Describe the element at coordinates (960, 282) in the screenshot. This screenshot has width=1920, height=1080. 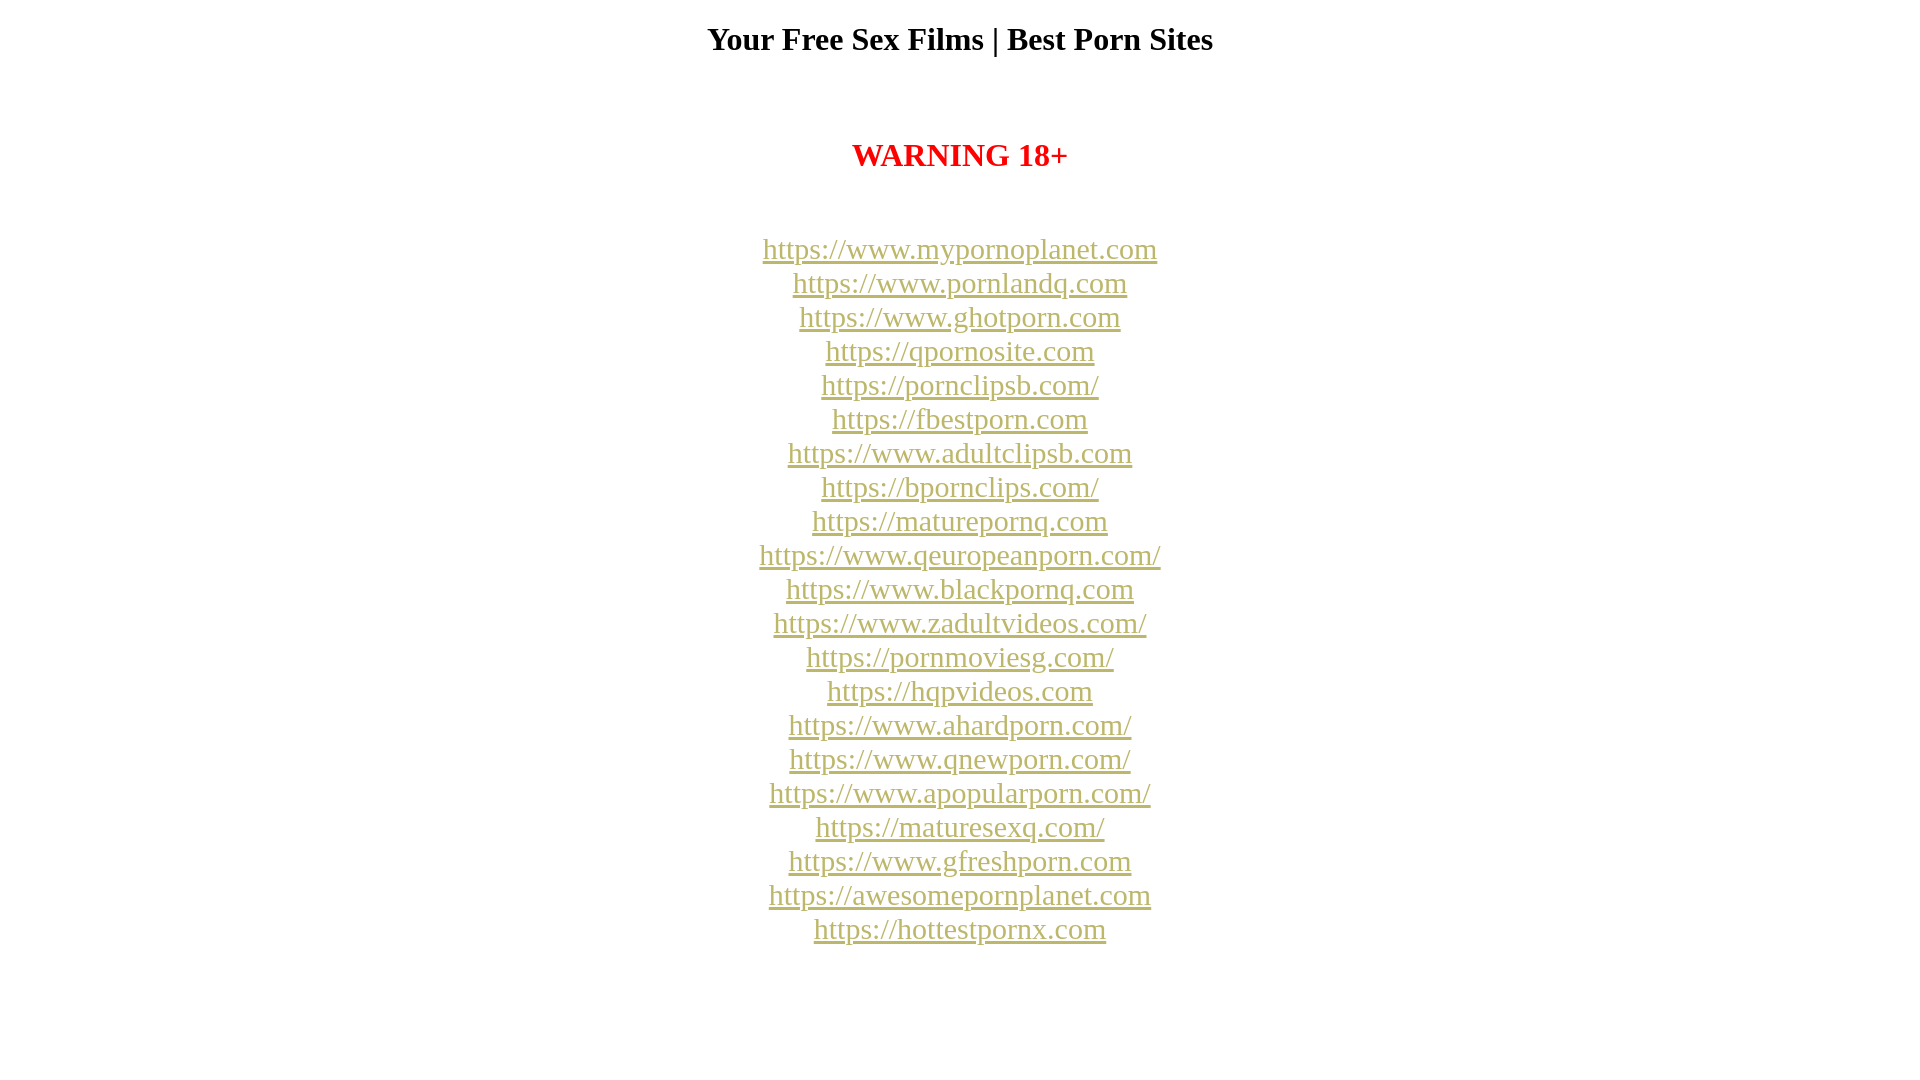
I see `'https://www.pornlandq.com'` at that location.